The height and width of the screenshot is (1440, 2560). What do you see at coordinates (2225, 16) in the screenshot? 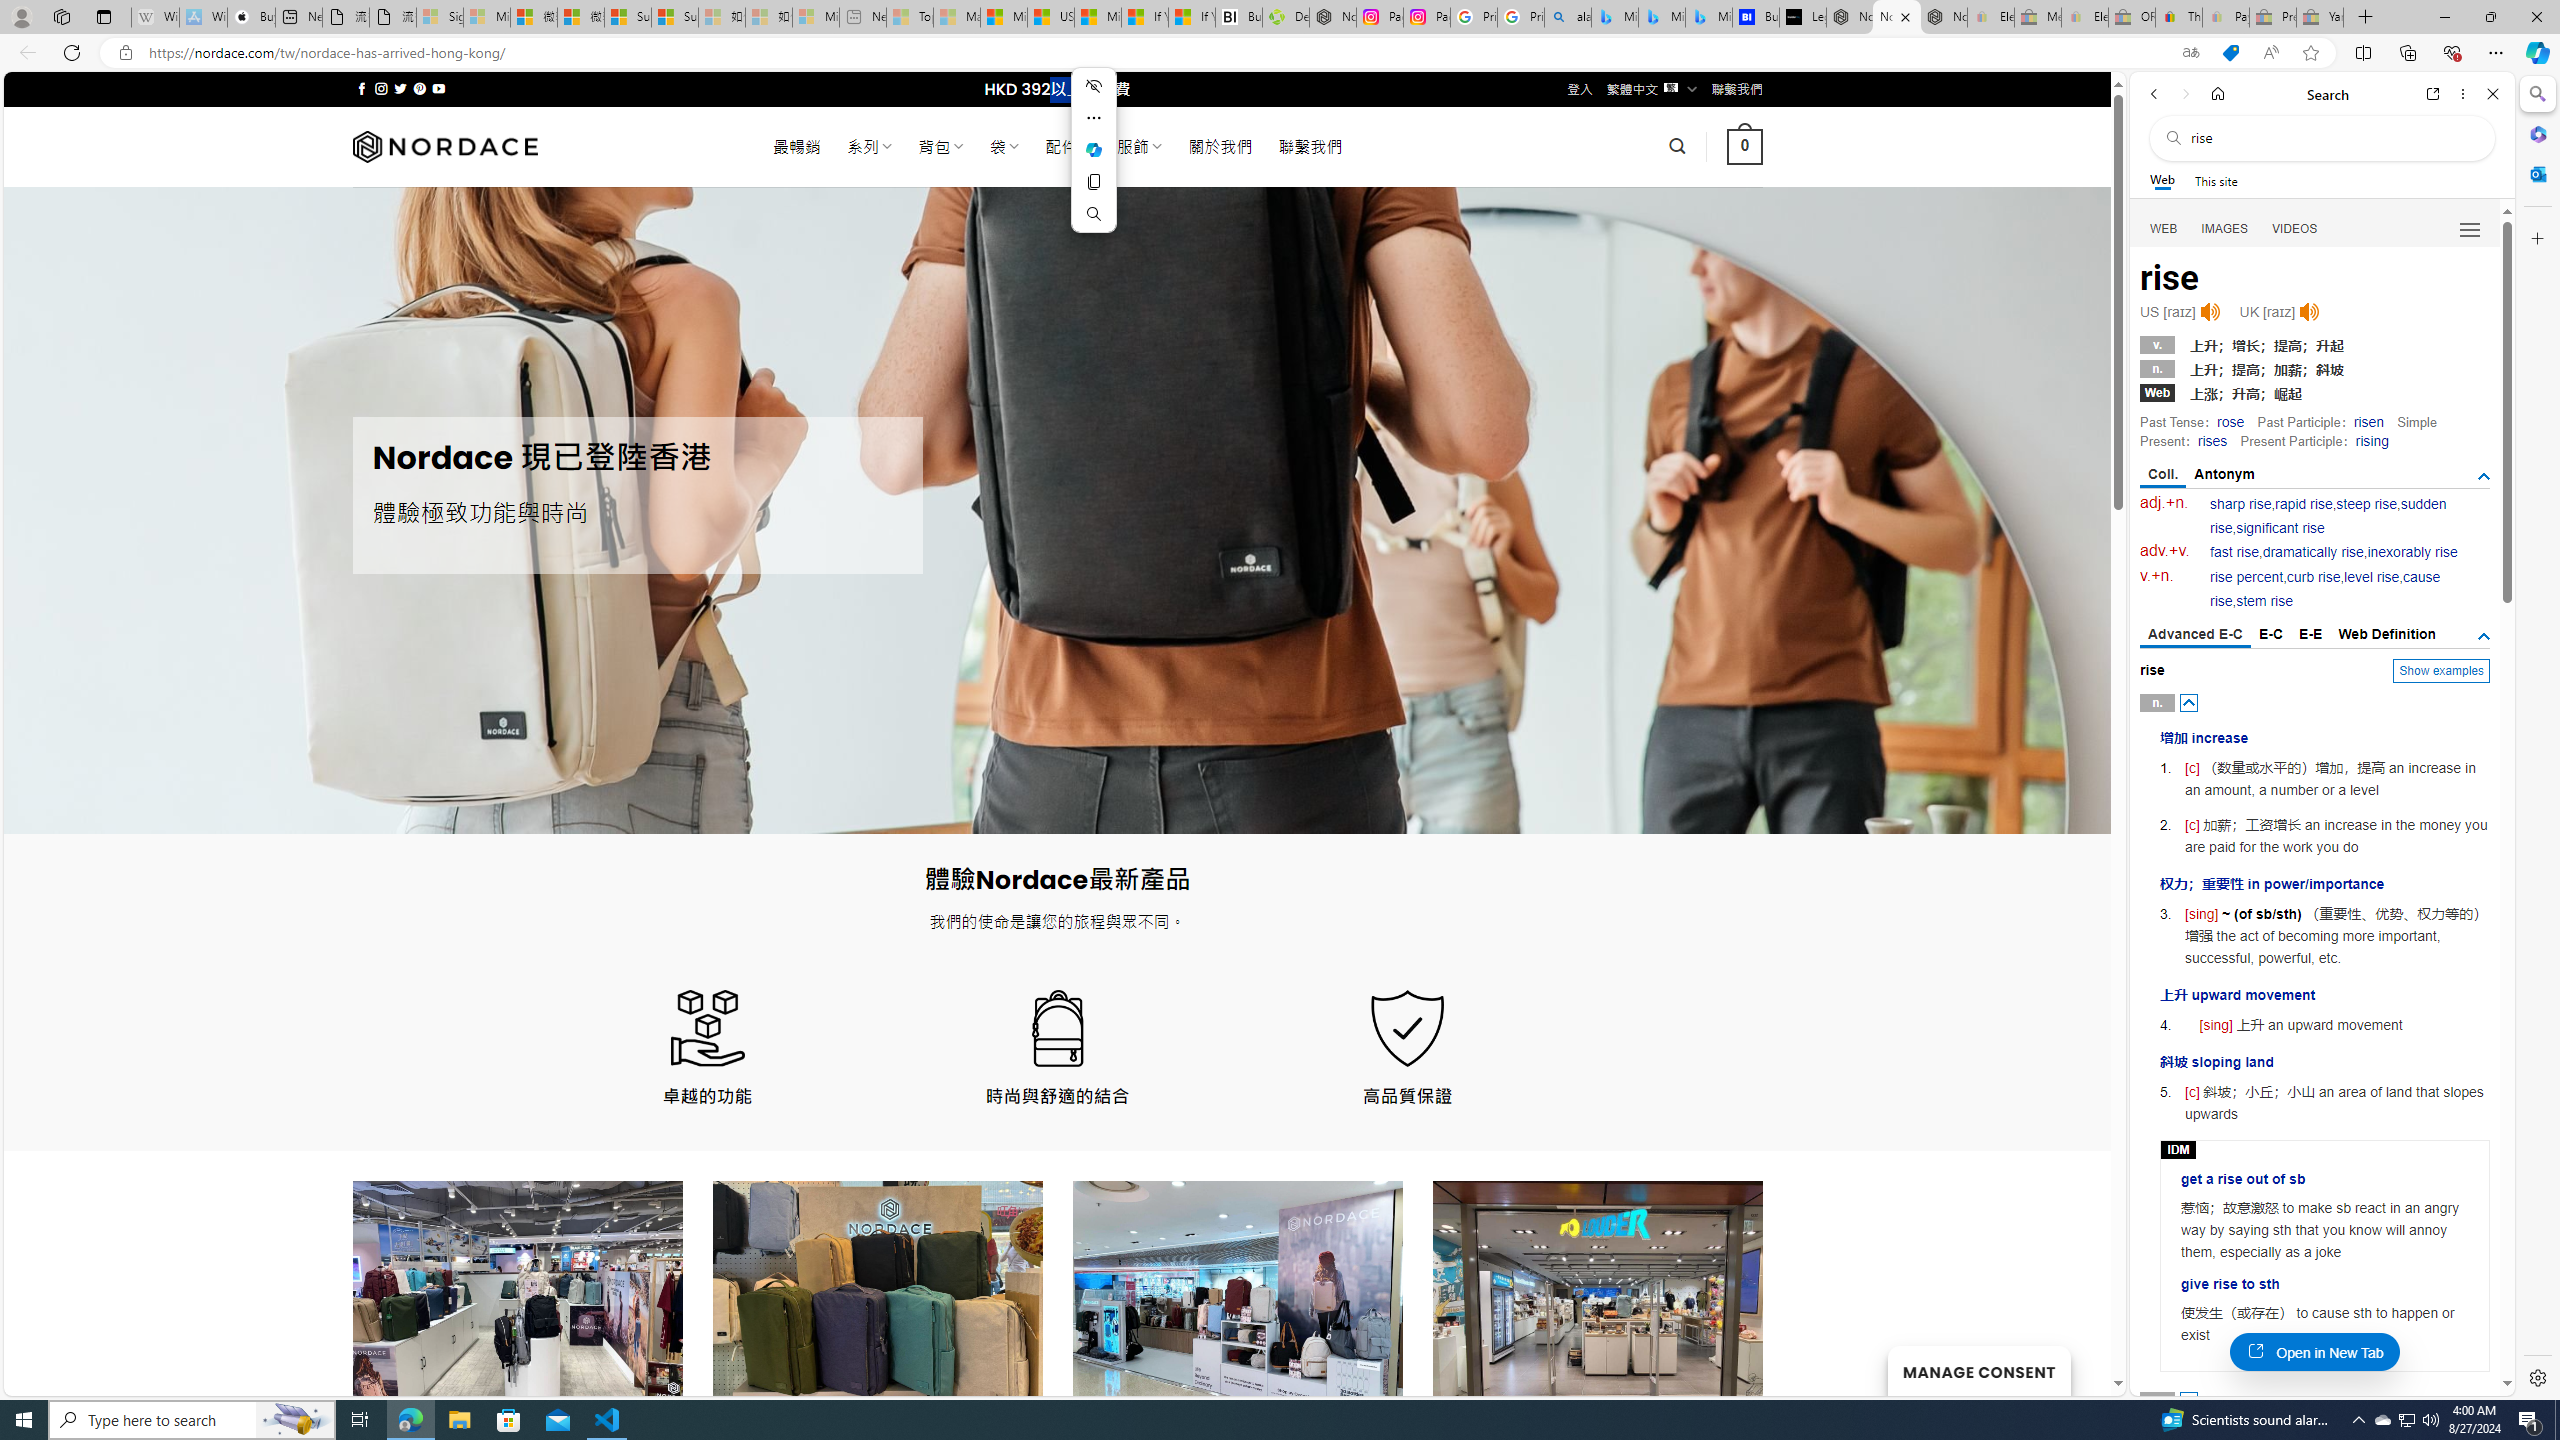
I see `'Payments Terms of Use | eBay.com - Sleeping'` at bounding box center [2225, 16].